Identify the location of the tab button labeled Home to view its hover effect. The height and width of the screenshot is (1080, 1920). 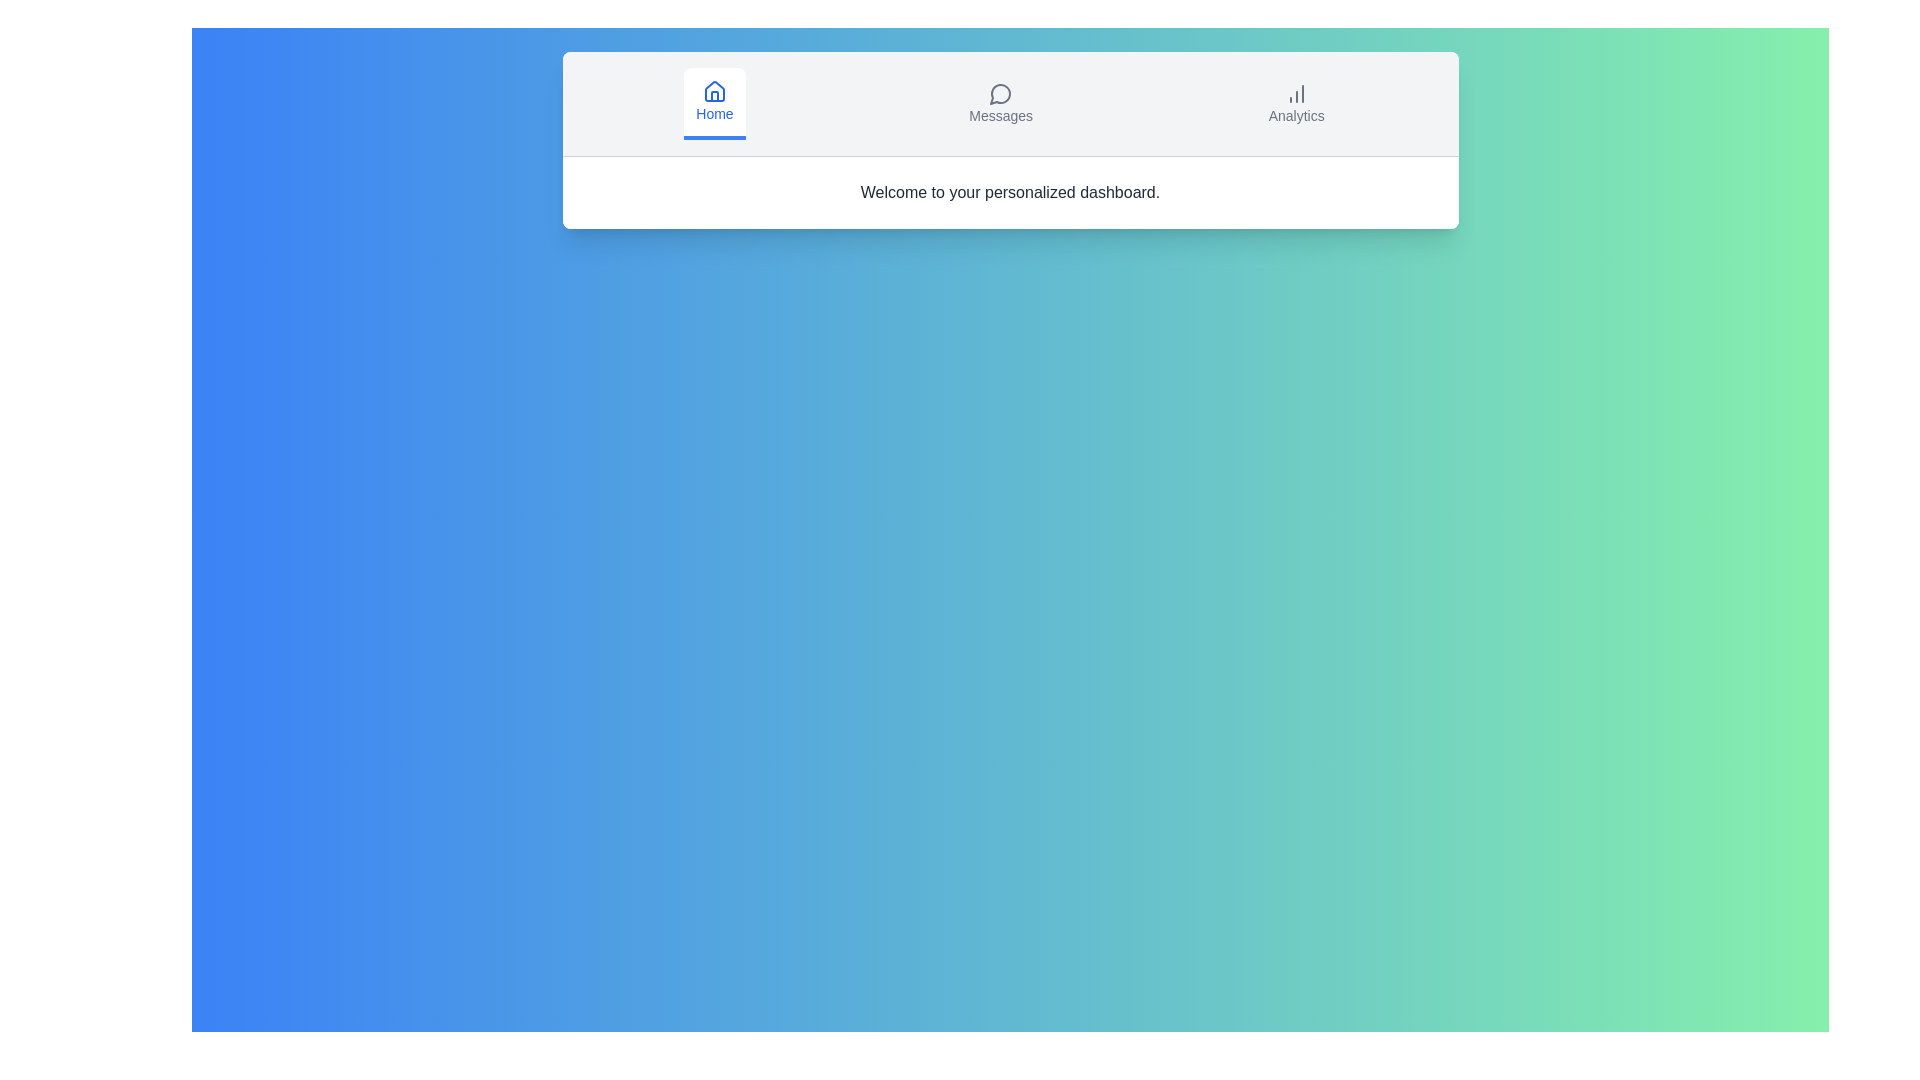
(714, 104).